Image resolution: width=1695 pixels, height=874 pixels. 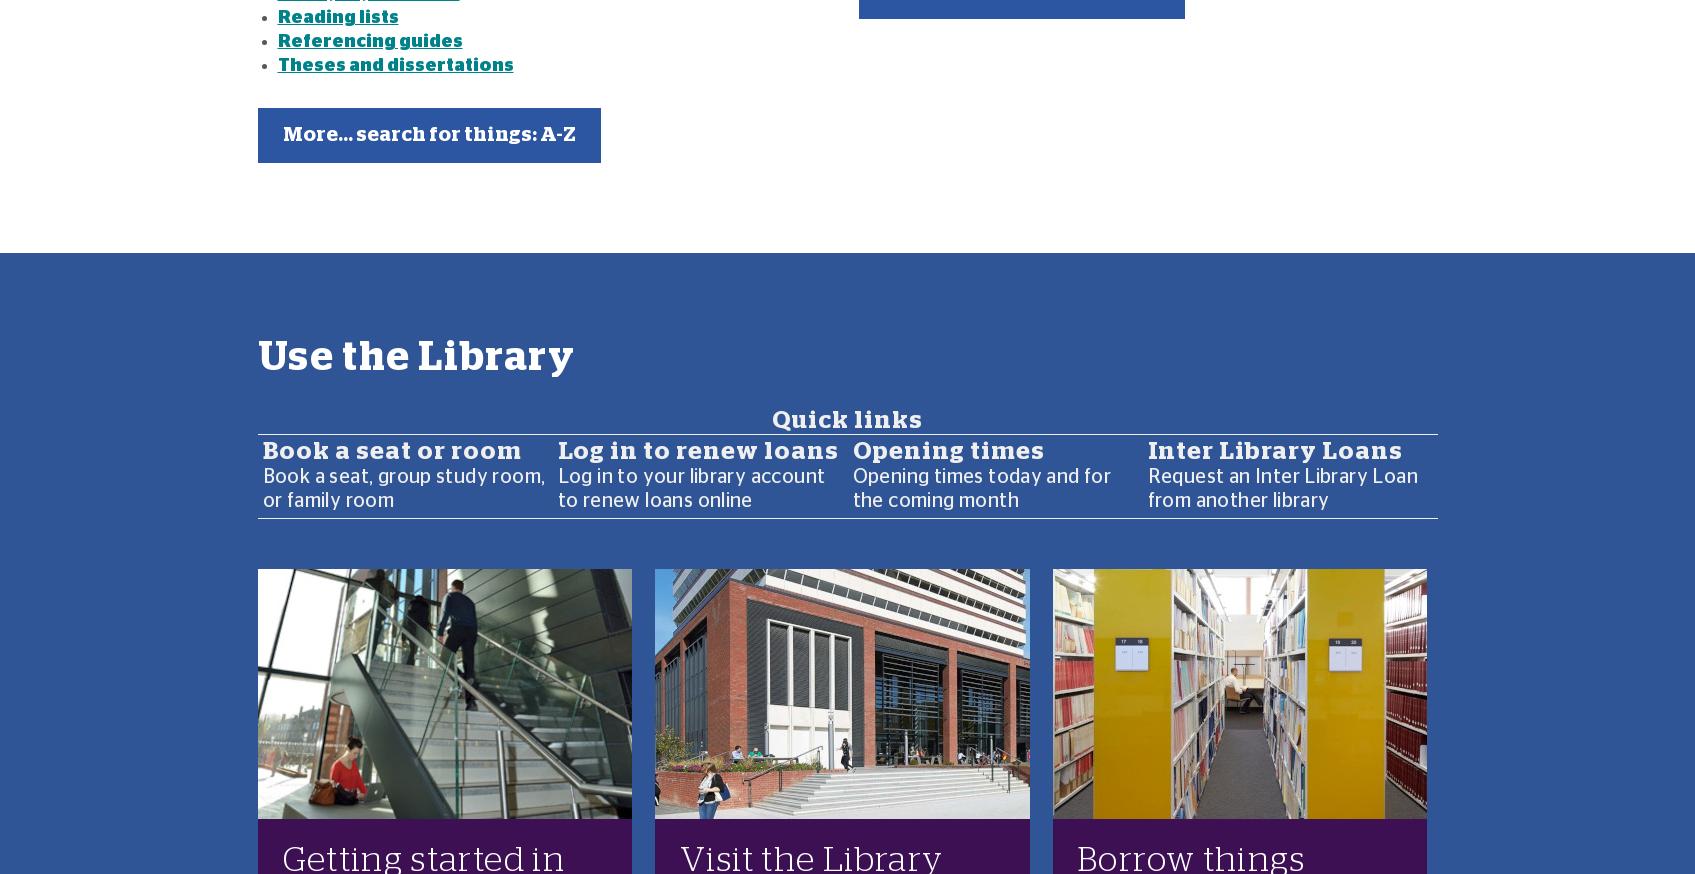 I want to click on 'Staff and students', so click(x=361, y=545).